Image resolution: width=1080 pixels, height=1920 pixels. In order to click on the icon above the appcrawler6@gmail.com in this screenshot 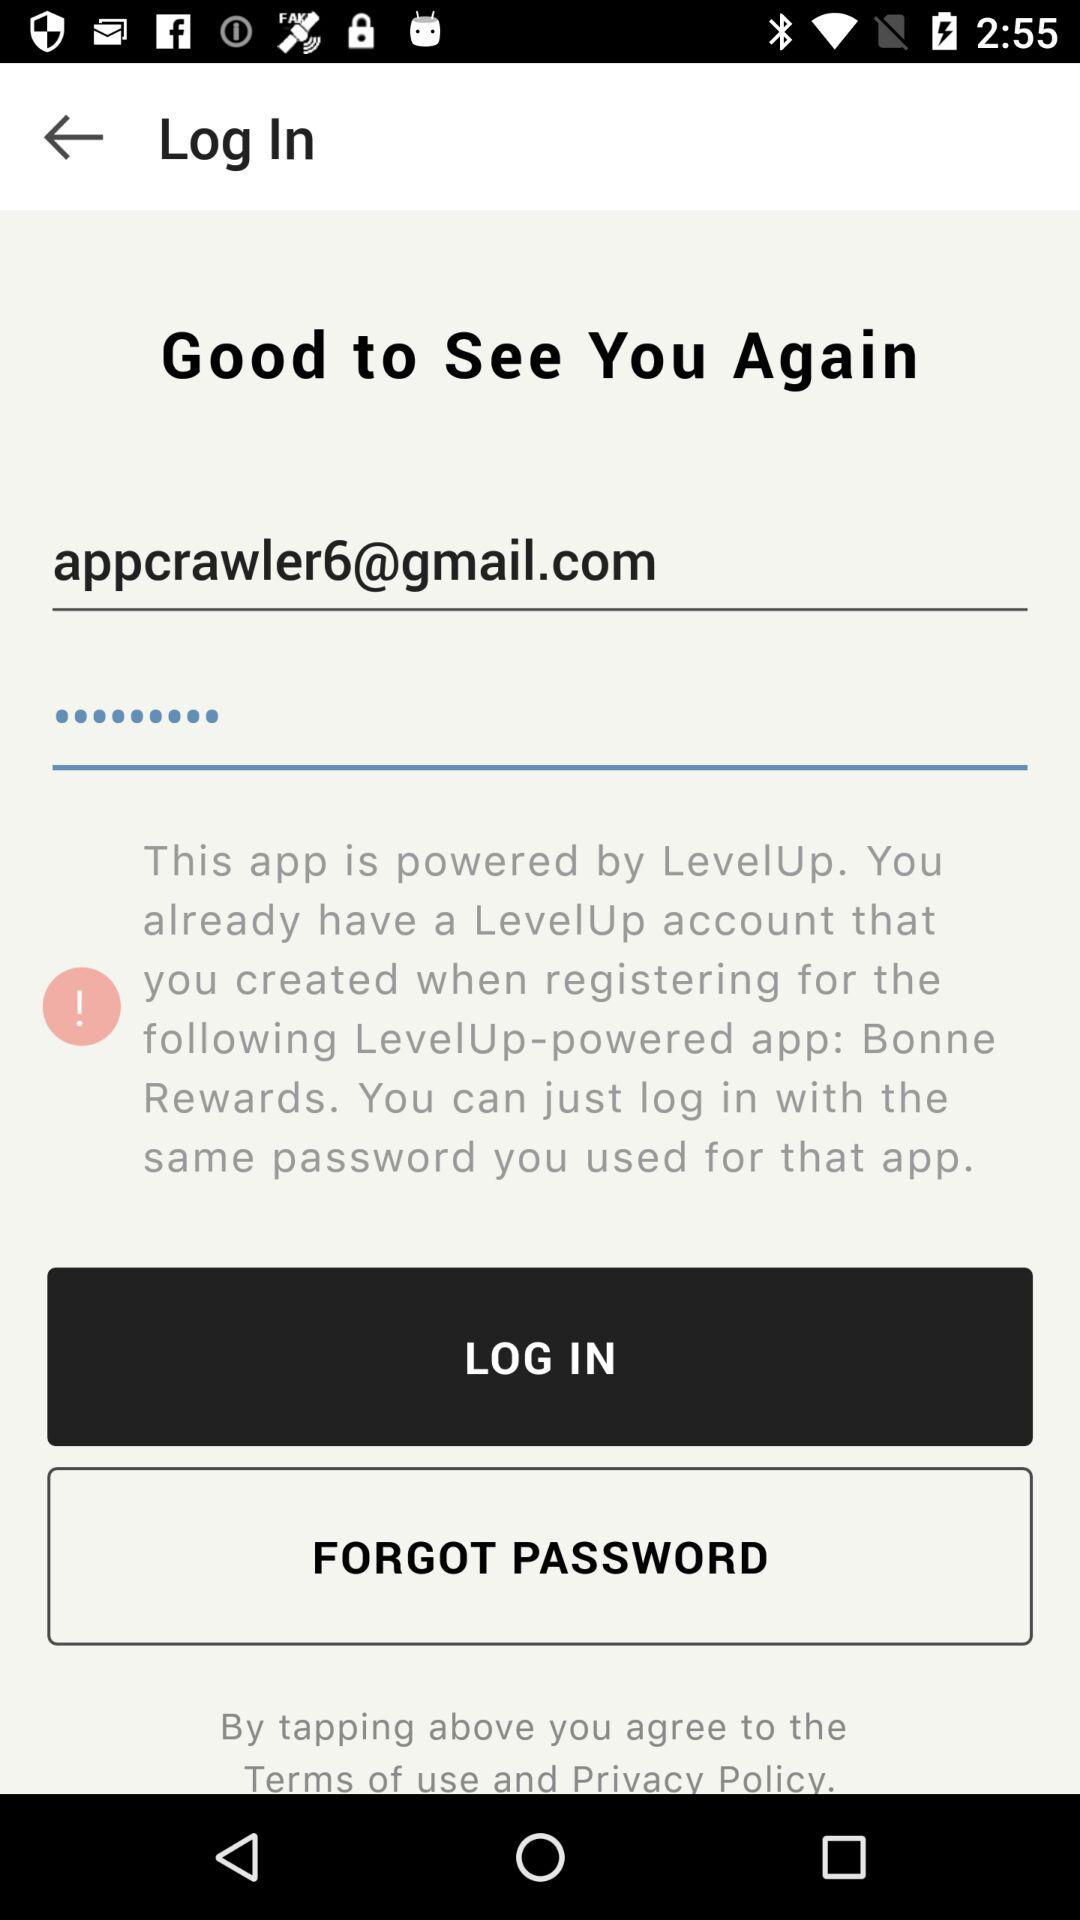, I will do `click(72, 135)`.